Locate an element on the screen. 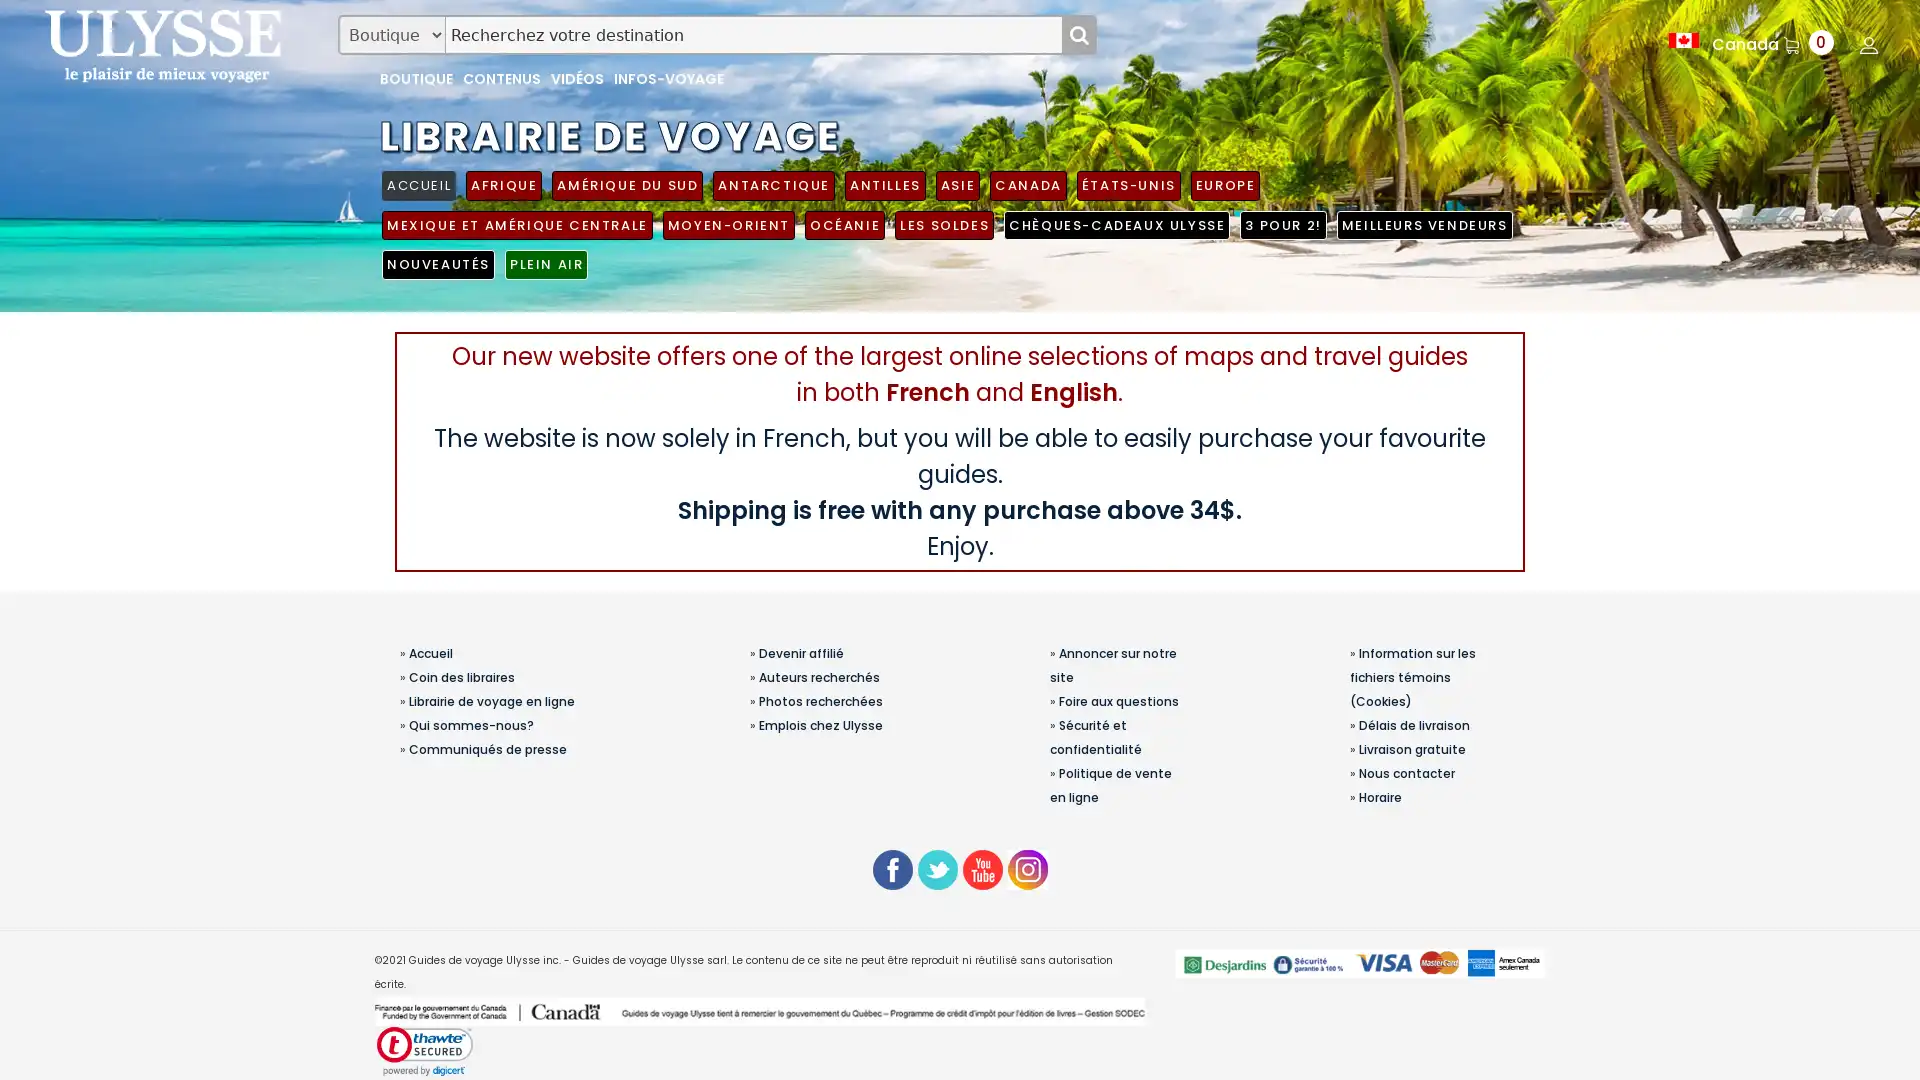 The height and width of the screenshot is (1080, 1920). CANADA is located at coordinates (1027, 185).